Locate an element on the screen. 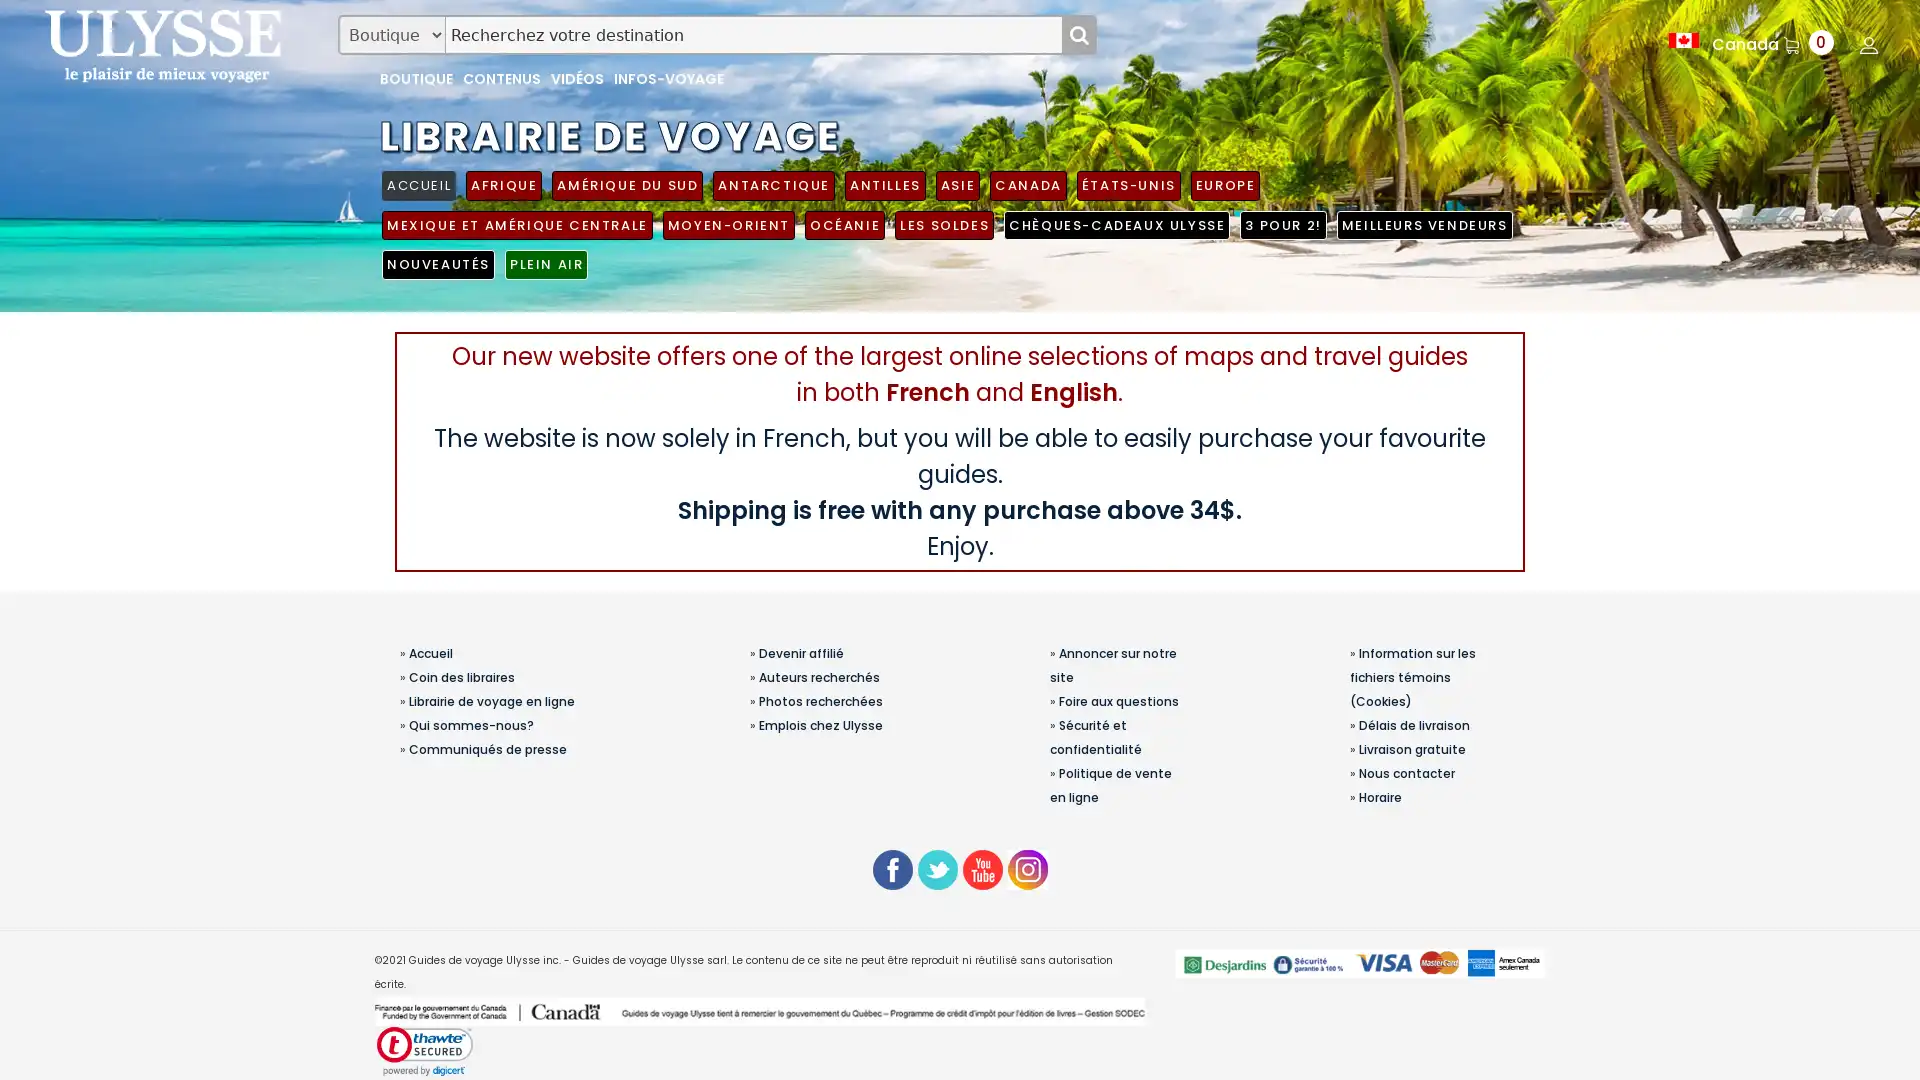 The height and width of the screenshot is (1080, 1920). CANADA is located at coordinates (1027, 185).